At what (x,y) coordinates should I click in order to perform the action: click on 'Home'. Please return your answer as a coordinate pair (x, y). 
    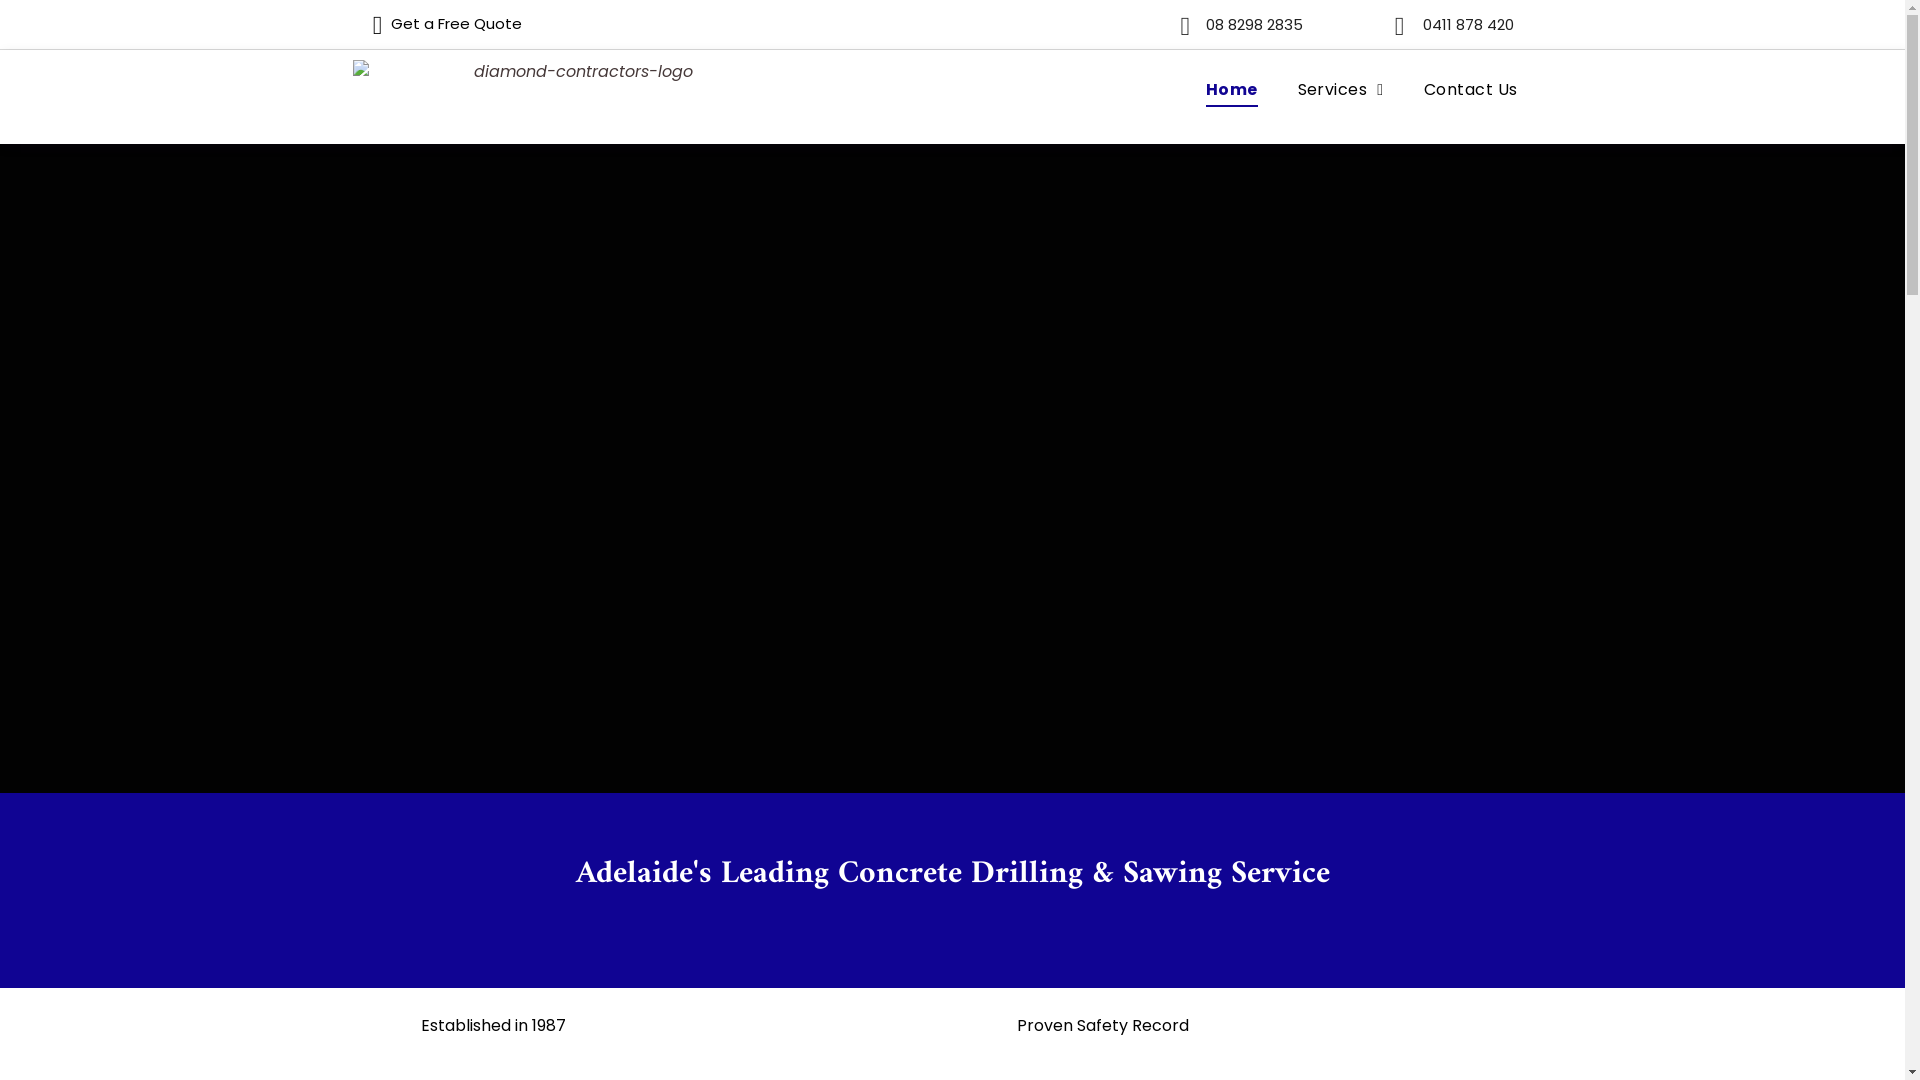
    Looking at the image, I should click on (1231, 88).